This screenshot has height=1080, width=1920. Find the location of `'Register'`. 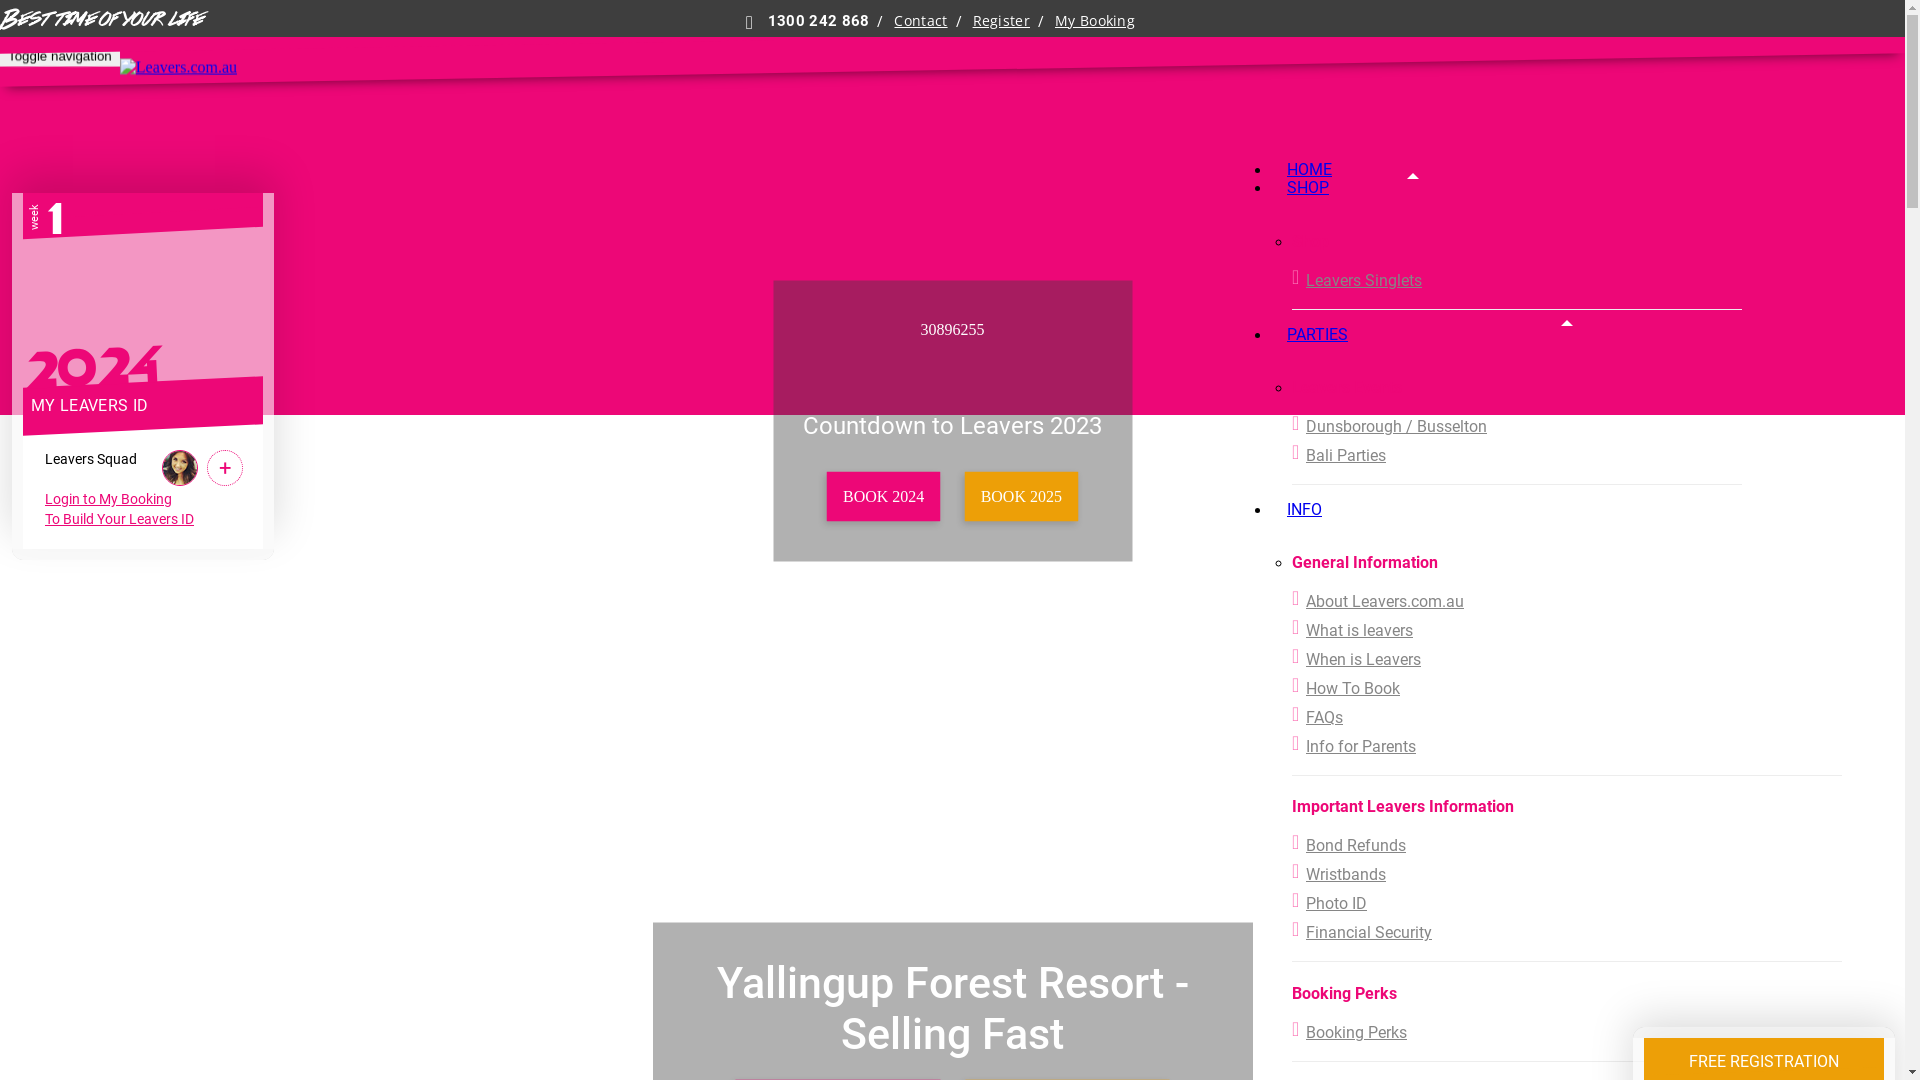

'Register' is located at coordinates (973, 20).